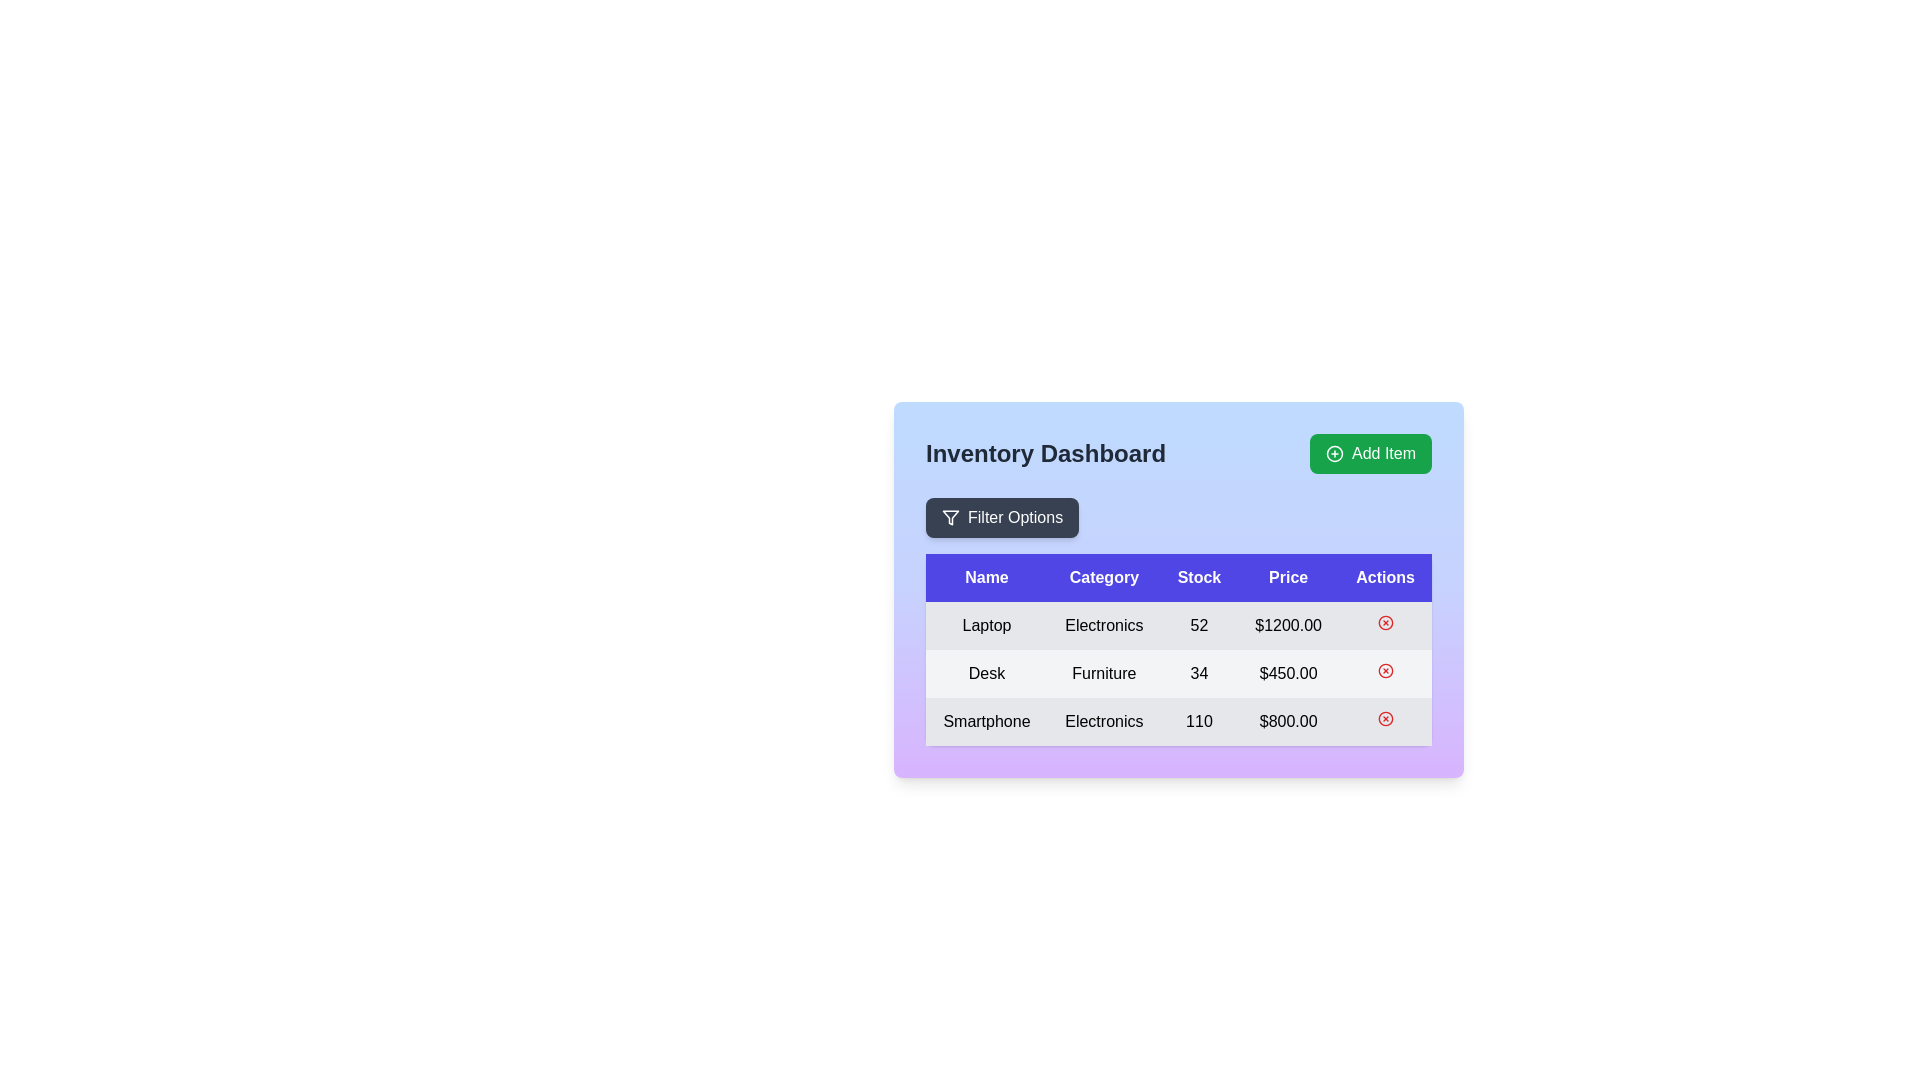 This screenshot has width=1920, height=1080. Describe the element at coordinates (1179, 674) in the screenshot. I see `the second row of the inventory table, which summarizes details about an item` at that location.